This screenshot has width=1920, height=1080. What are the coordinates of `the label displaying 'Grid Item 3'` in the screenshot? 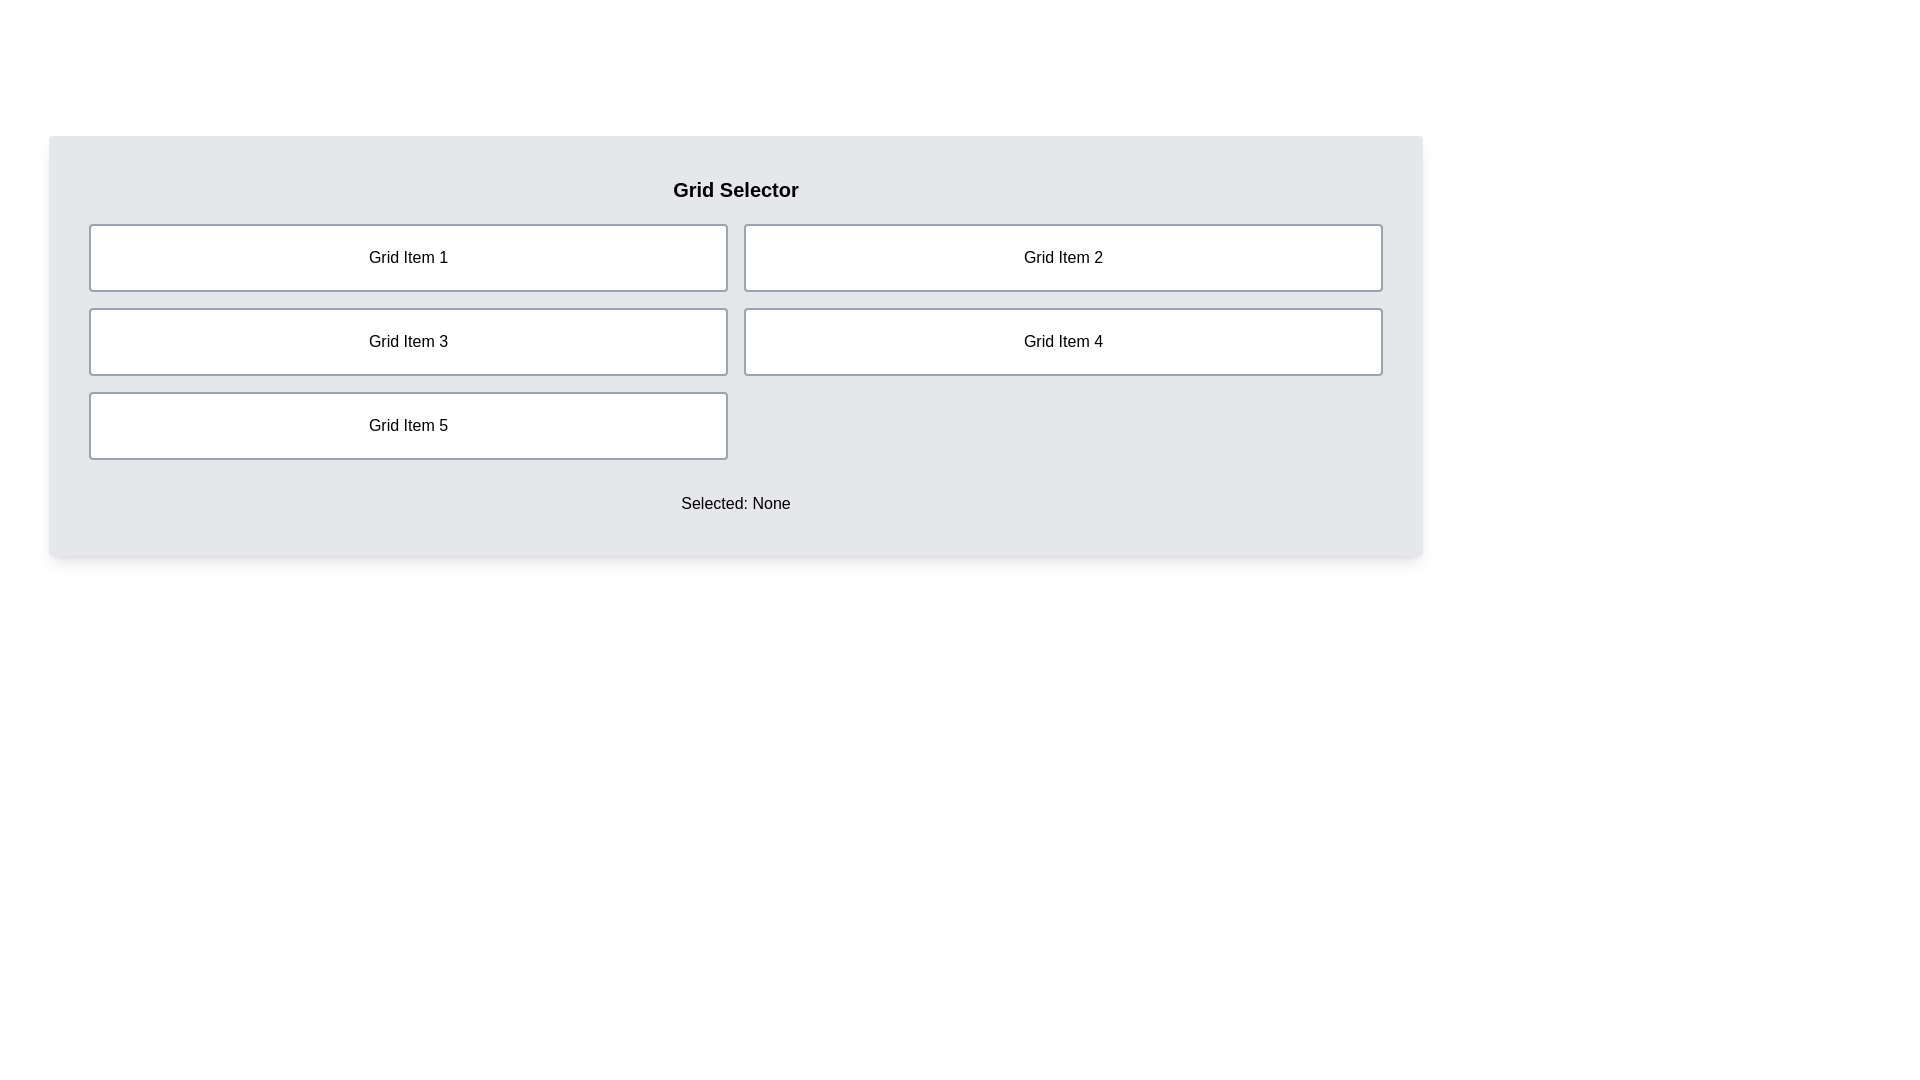 It's located at (407, 341).